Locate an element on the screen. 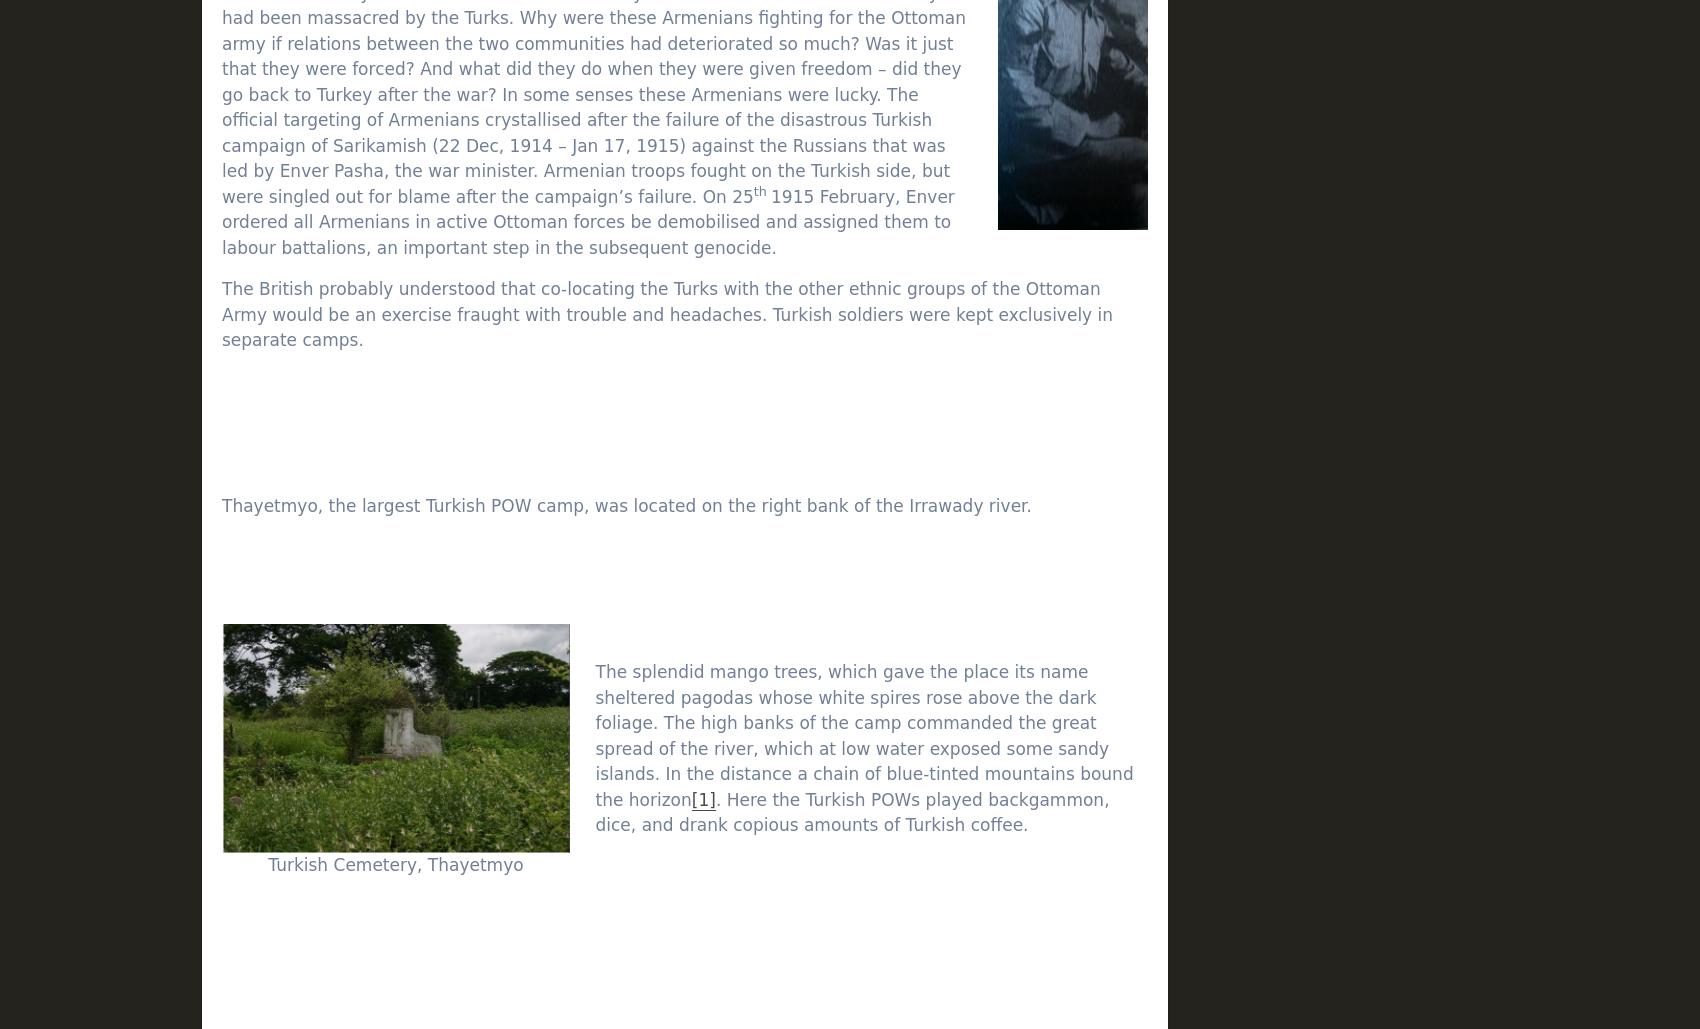 The width and height of the screenshot is (1700, 1029). 'W' is located at coordinates (1321, 642).